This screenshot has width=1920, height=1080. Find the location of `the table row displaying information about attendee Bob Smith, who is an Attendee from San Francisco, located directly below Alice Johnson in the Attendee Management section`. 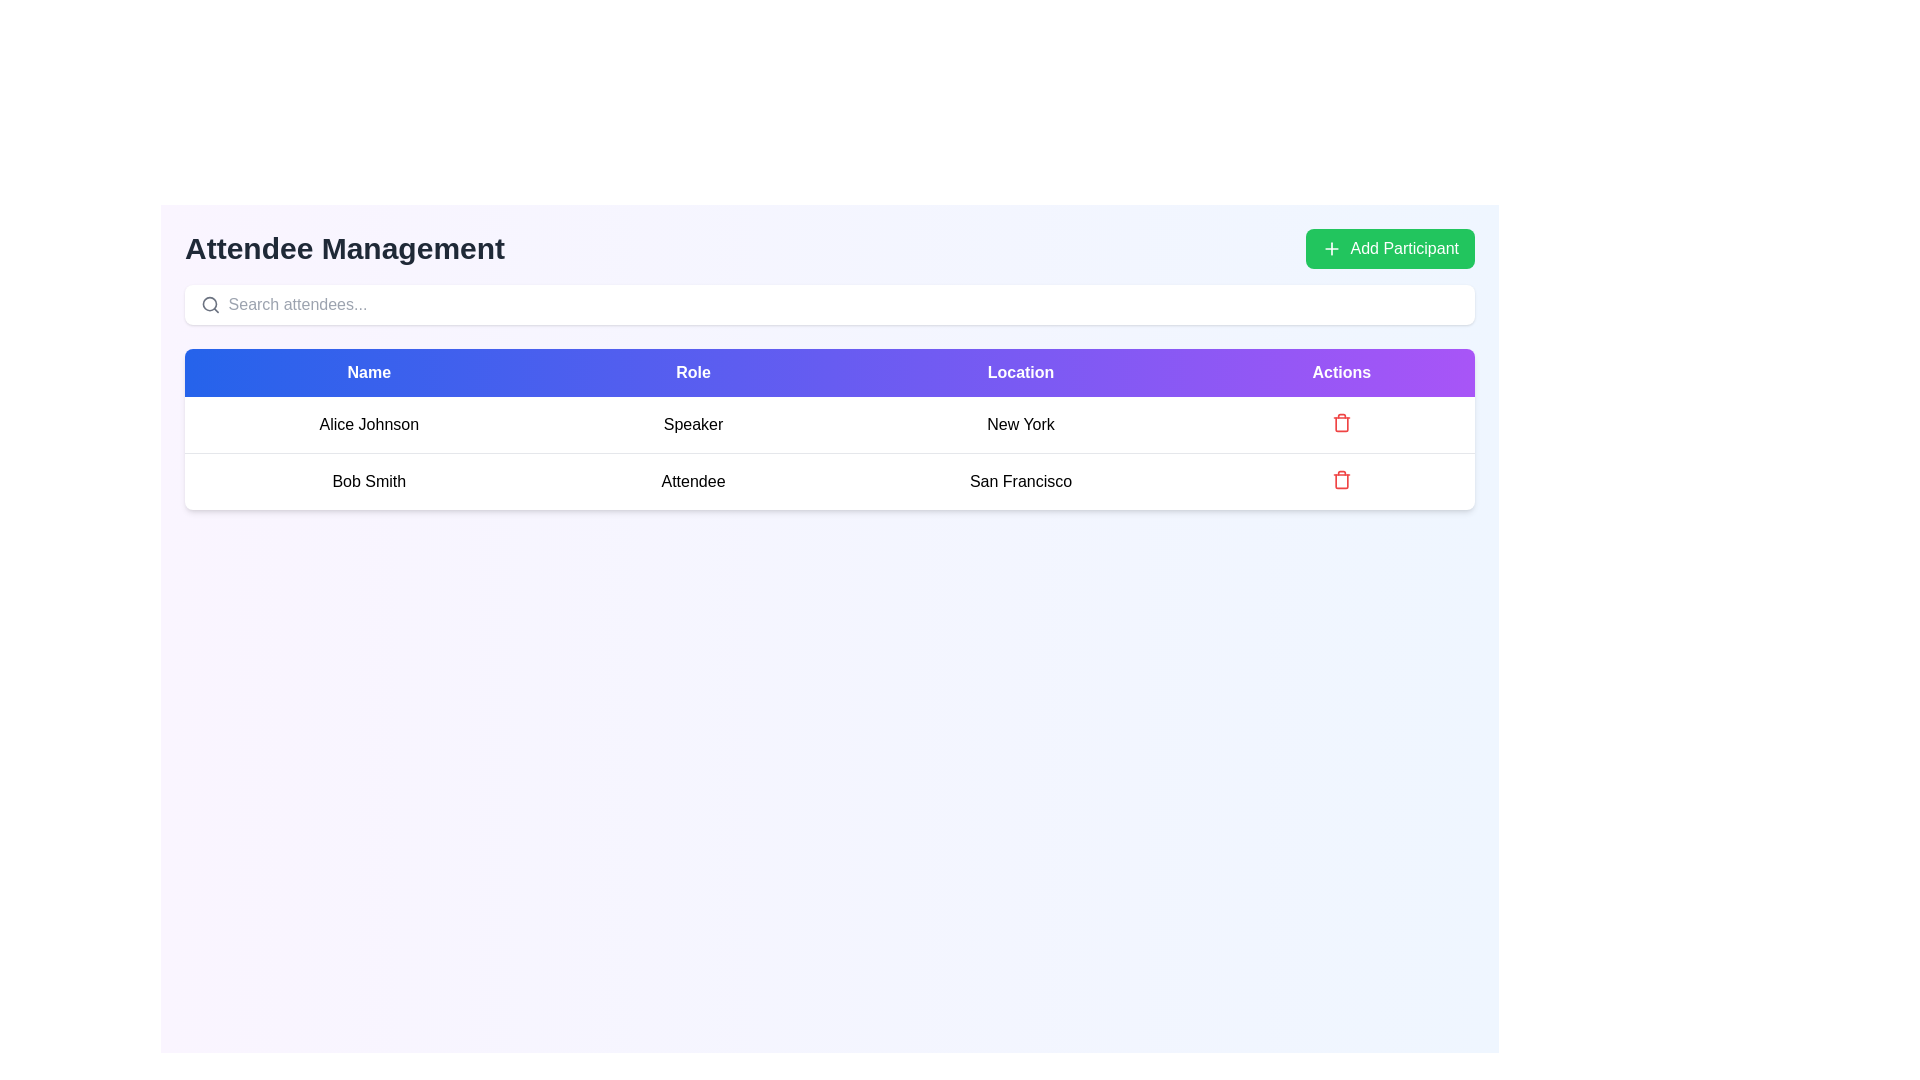

the table row displaying information about attendee Bob Smith, who is an Attendee from San Francisco, located directly below Alice Johnson in the Attendee Management section is located at coordinates (830, 481).